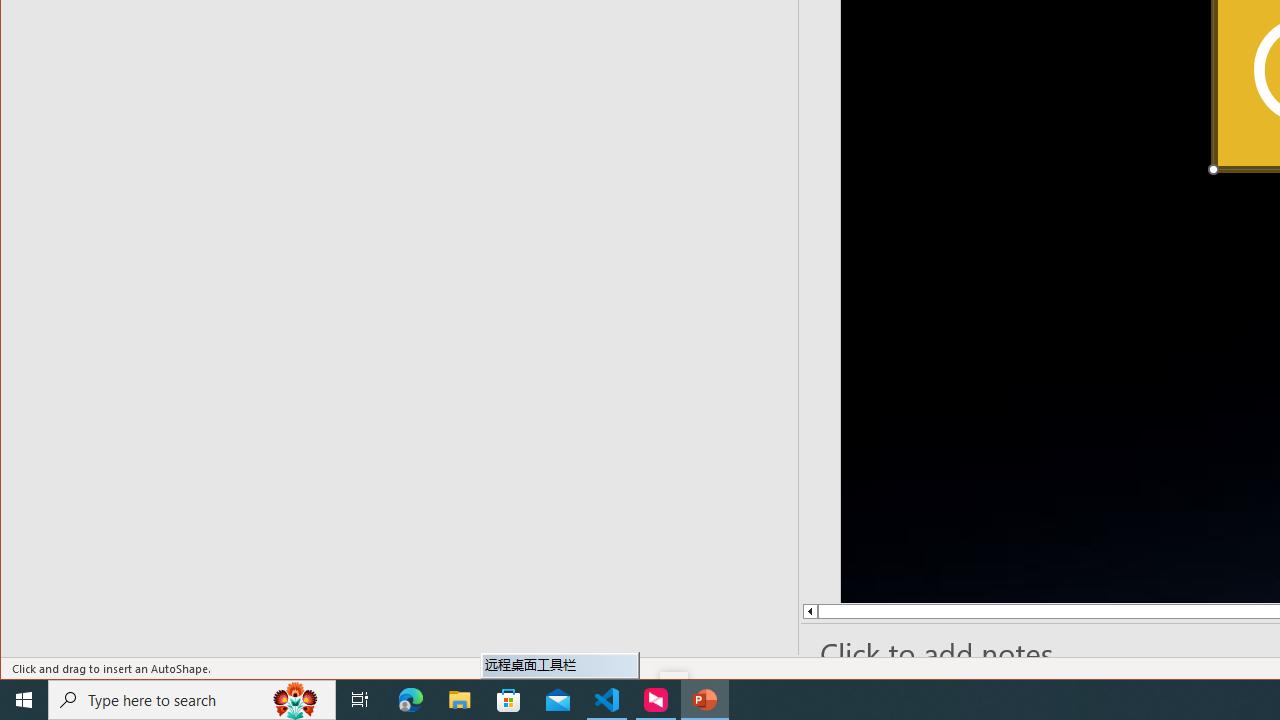 The height and width of the screenshot is (720, 1280). What do you see at coordinates (606, 698) in the screenshot?
I see `'Visual Studio Code - 1 running window'` at bounding box center [606, 698].